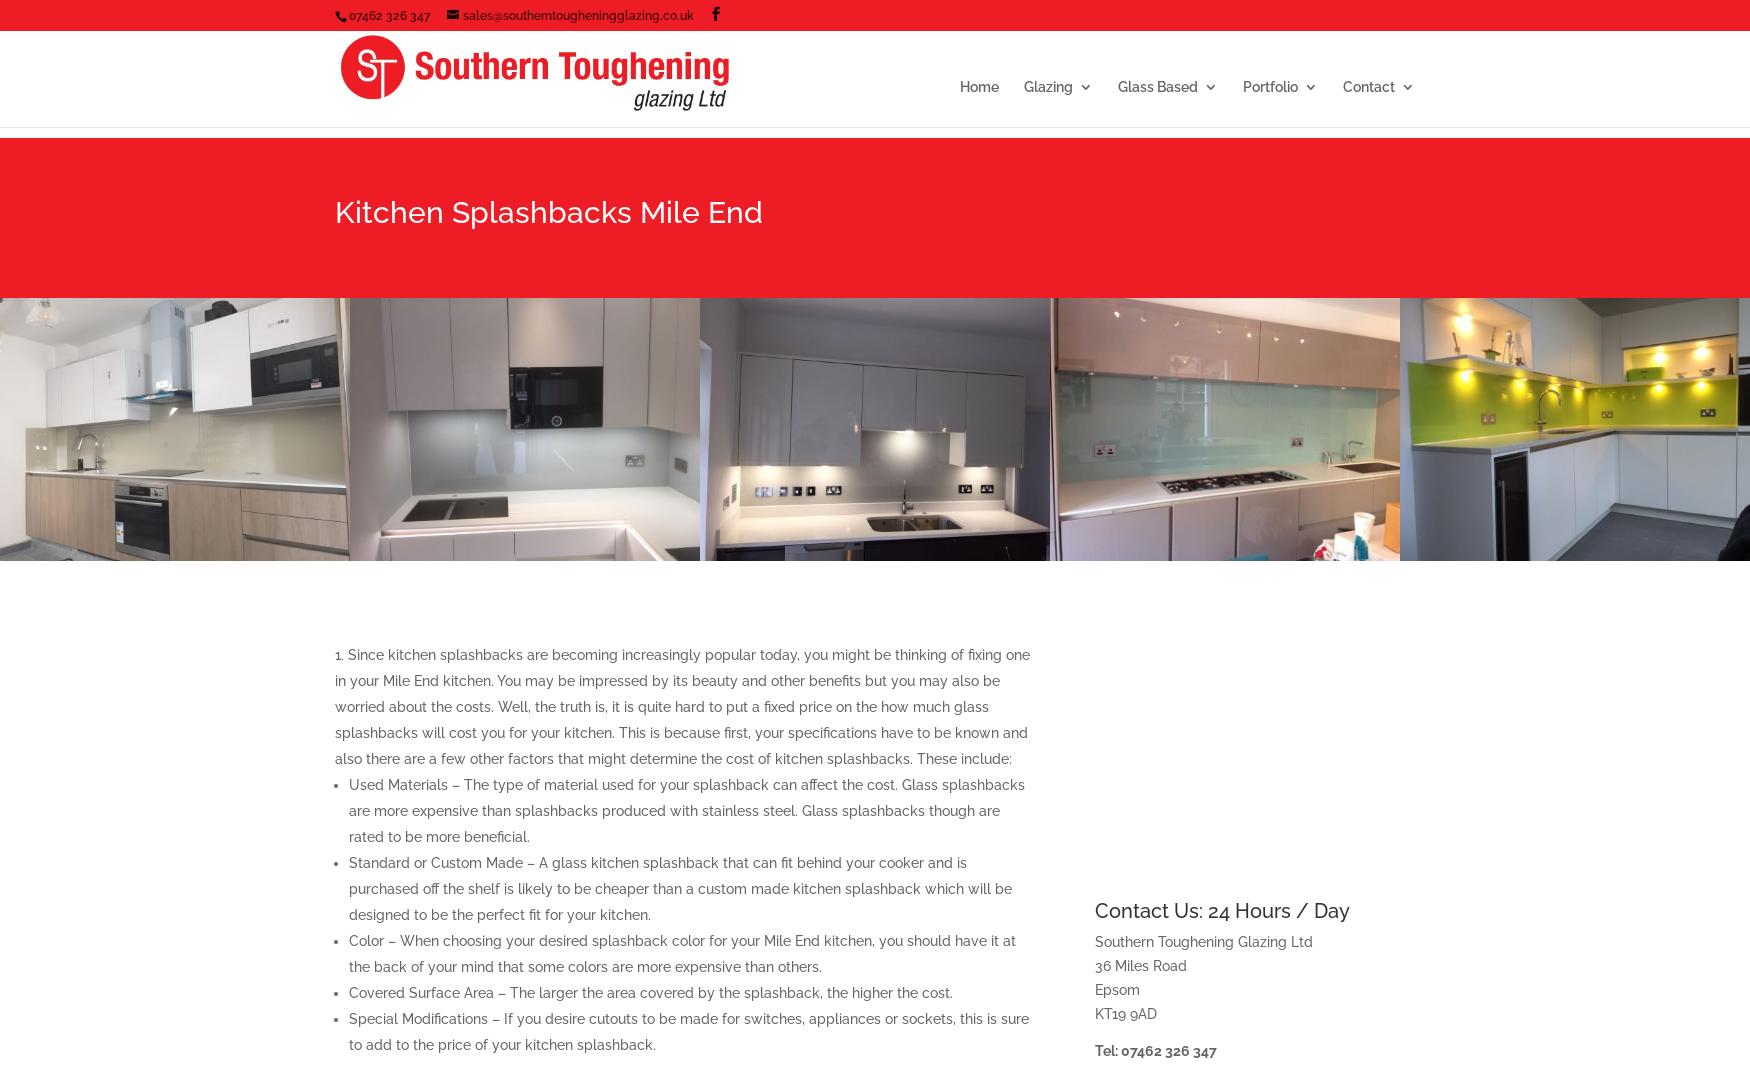  I want to click on '07462 326 347', so click(348, 14).